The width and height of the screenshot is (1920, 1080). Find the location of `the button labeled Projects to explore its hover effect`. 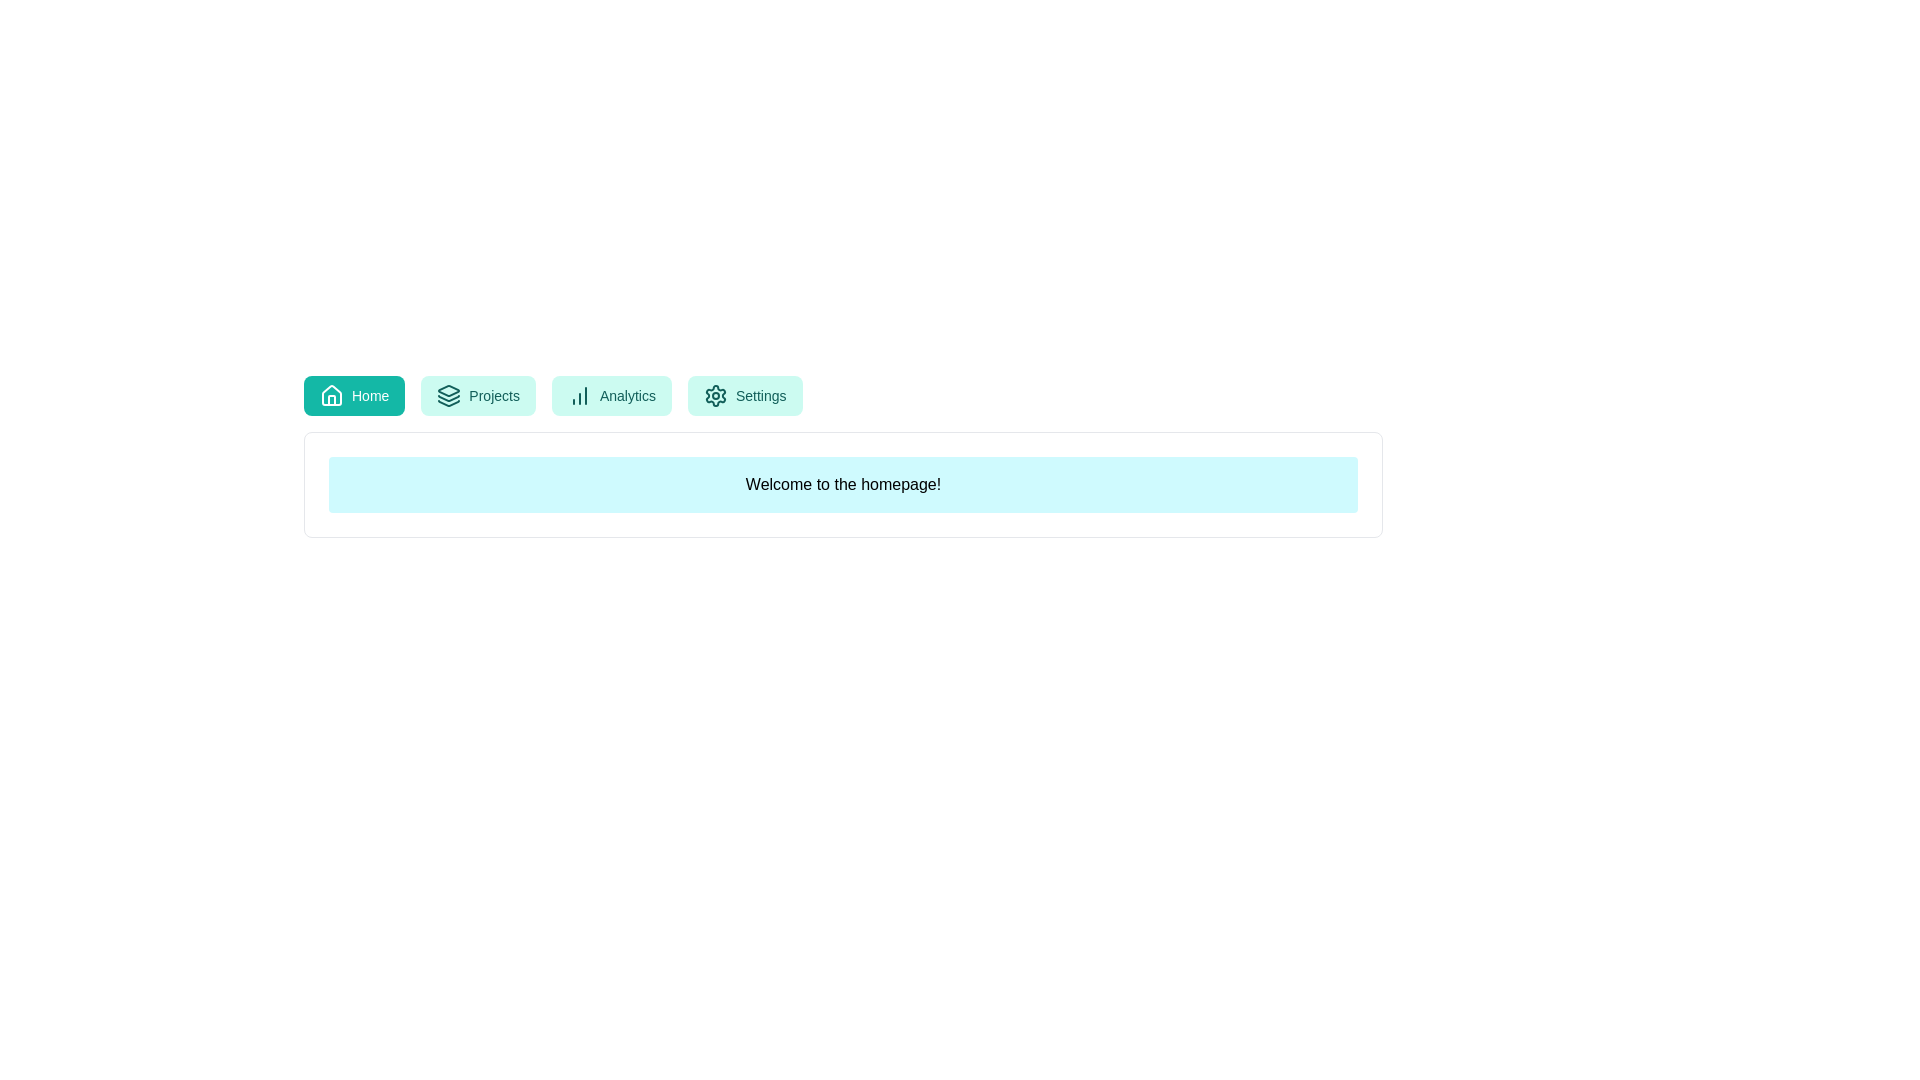

the button labeled Projects to explore its hover effect is located at coordinates (477, 396).